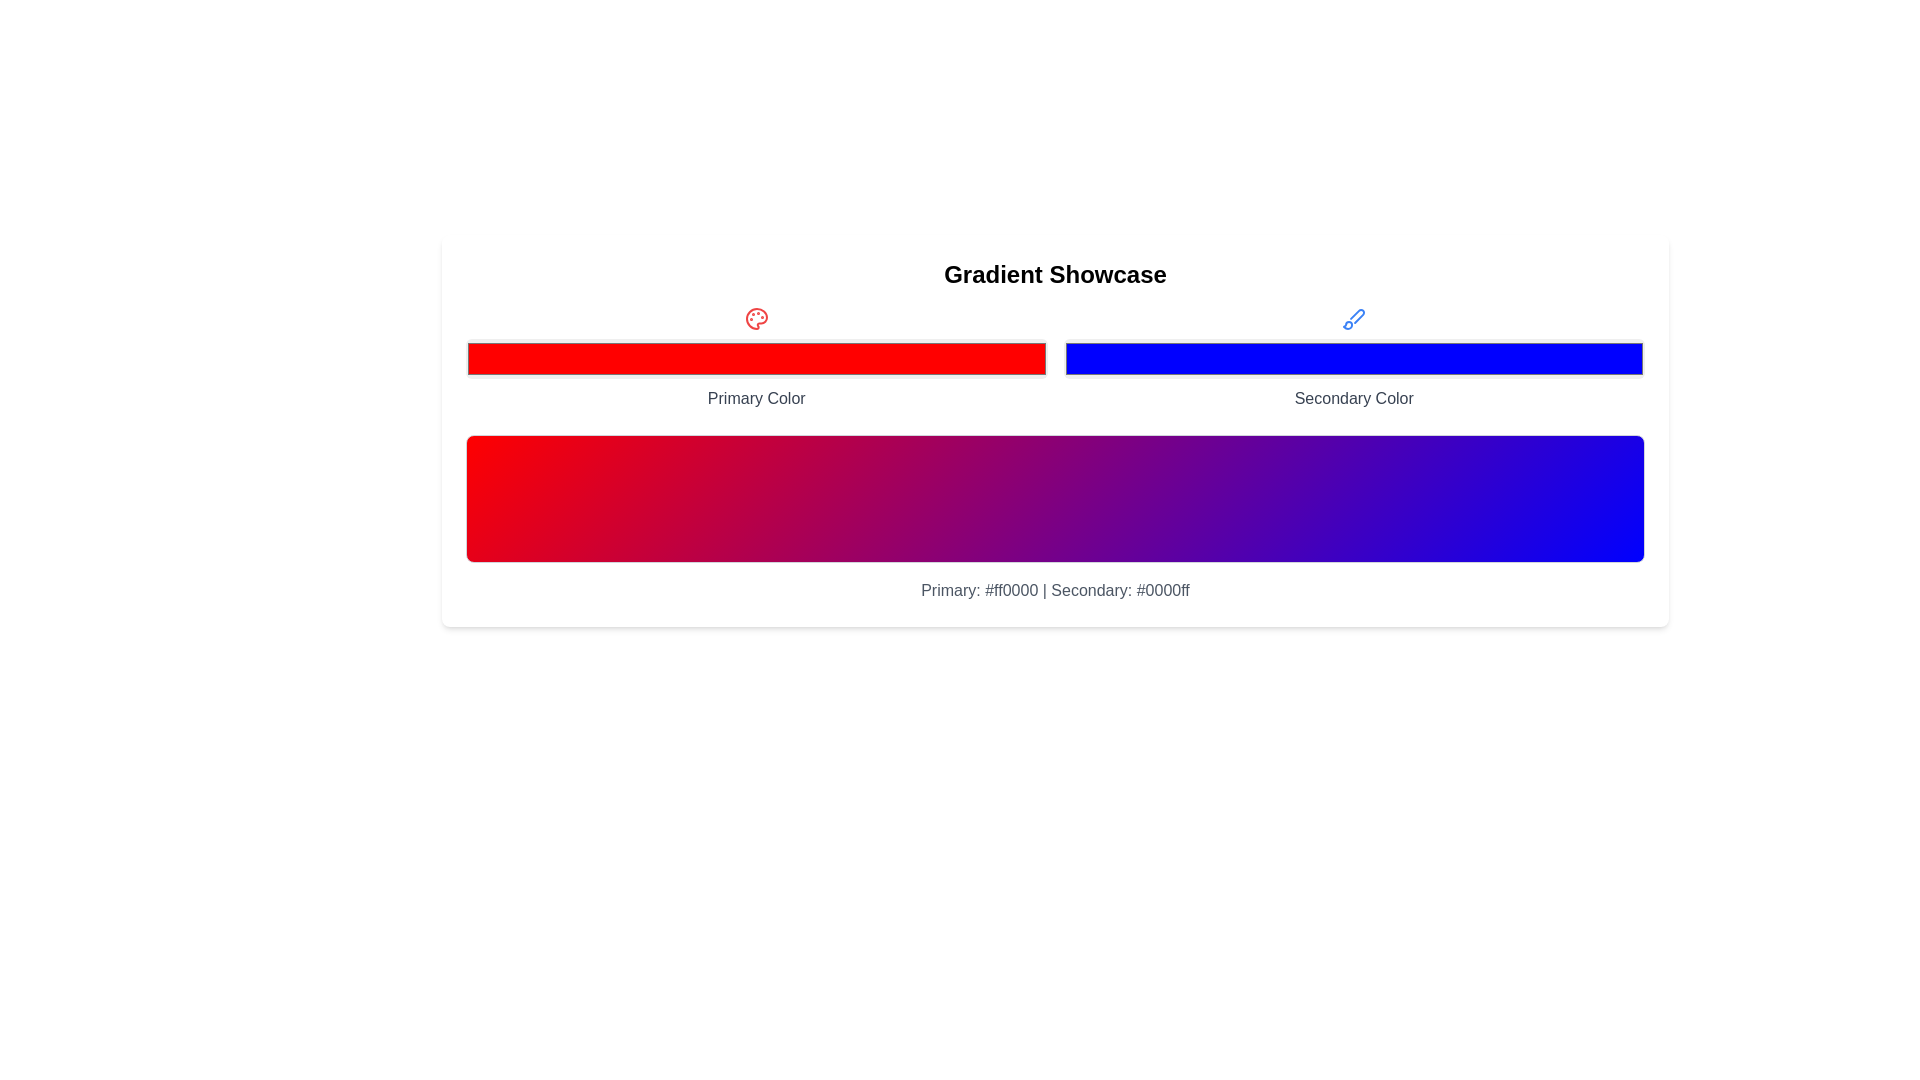 The image size is (1920, 1080). I want to click on the SVG Icon that represents tools/options for selecting or modifying the secondary color, located in the 'Secondary Color' section above the text 'Secondary Color', so click(1354, 318).